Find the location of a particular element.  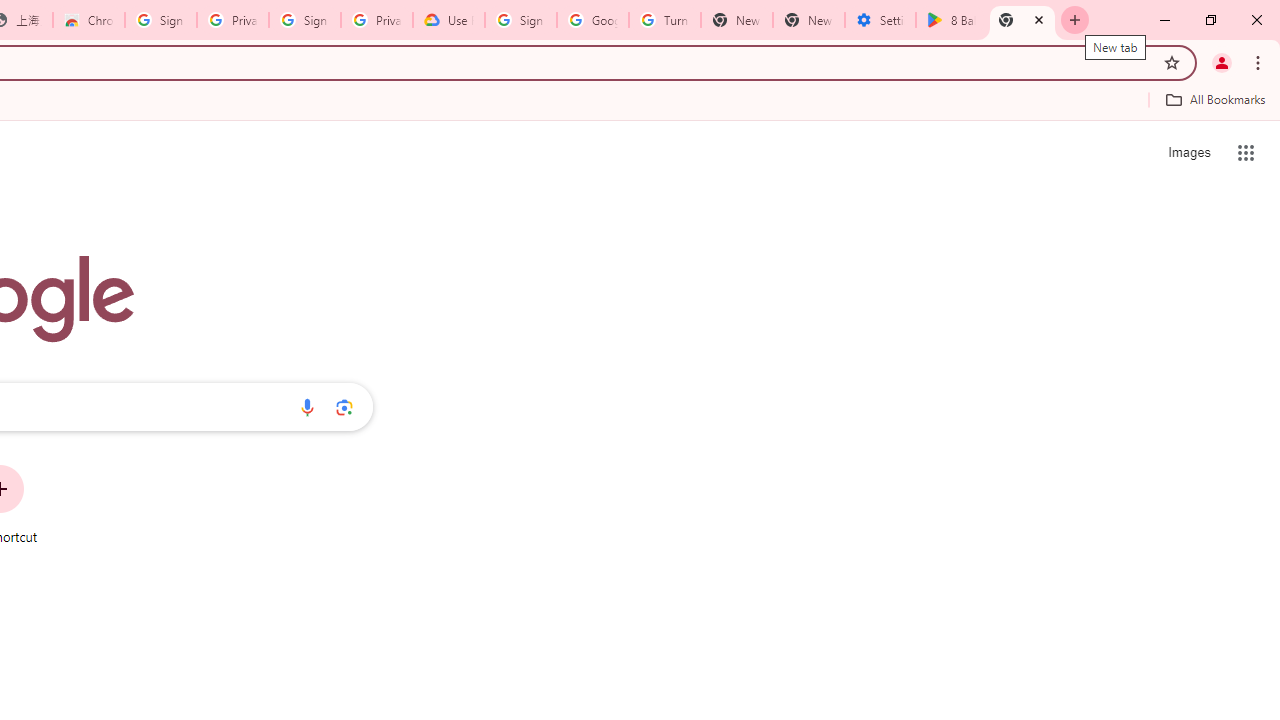

'Google Account Help' is located at coordinates (591, 20).